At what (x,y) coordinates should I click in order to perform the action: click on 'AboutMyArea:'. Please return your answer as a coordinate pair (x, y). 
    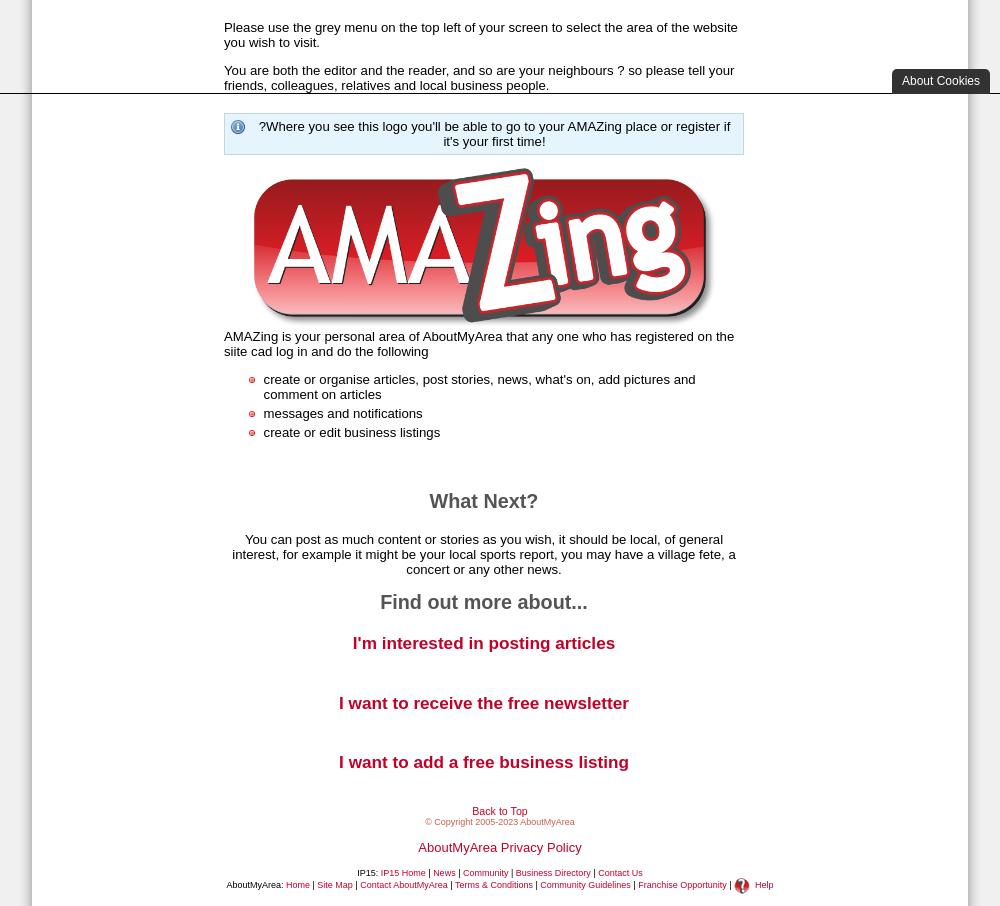
    Looking at the image, I should click on (255, 884).